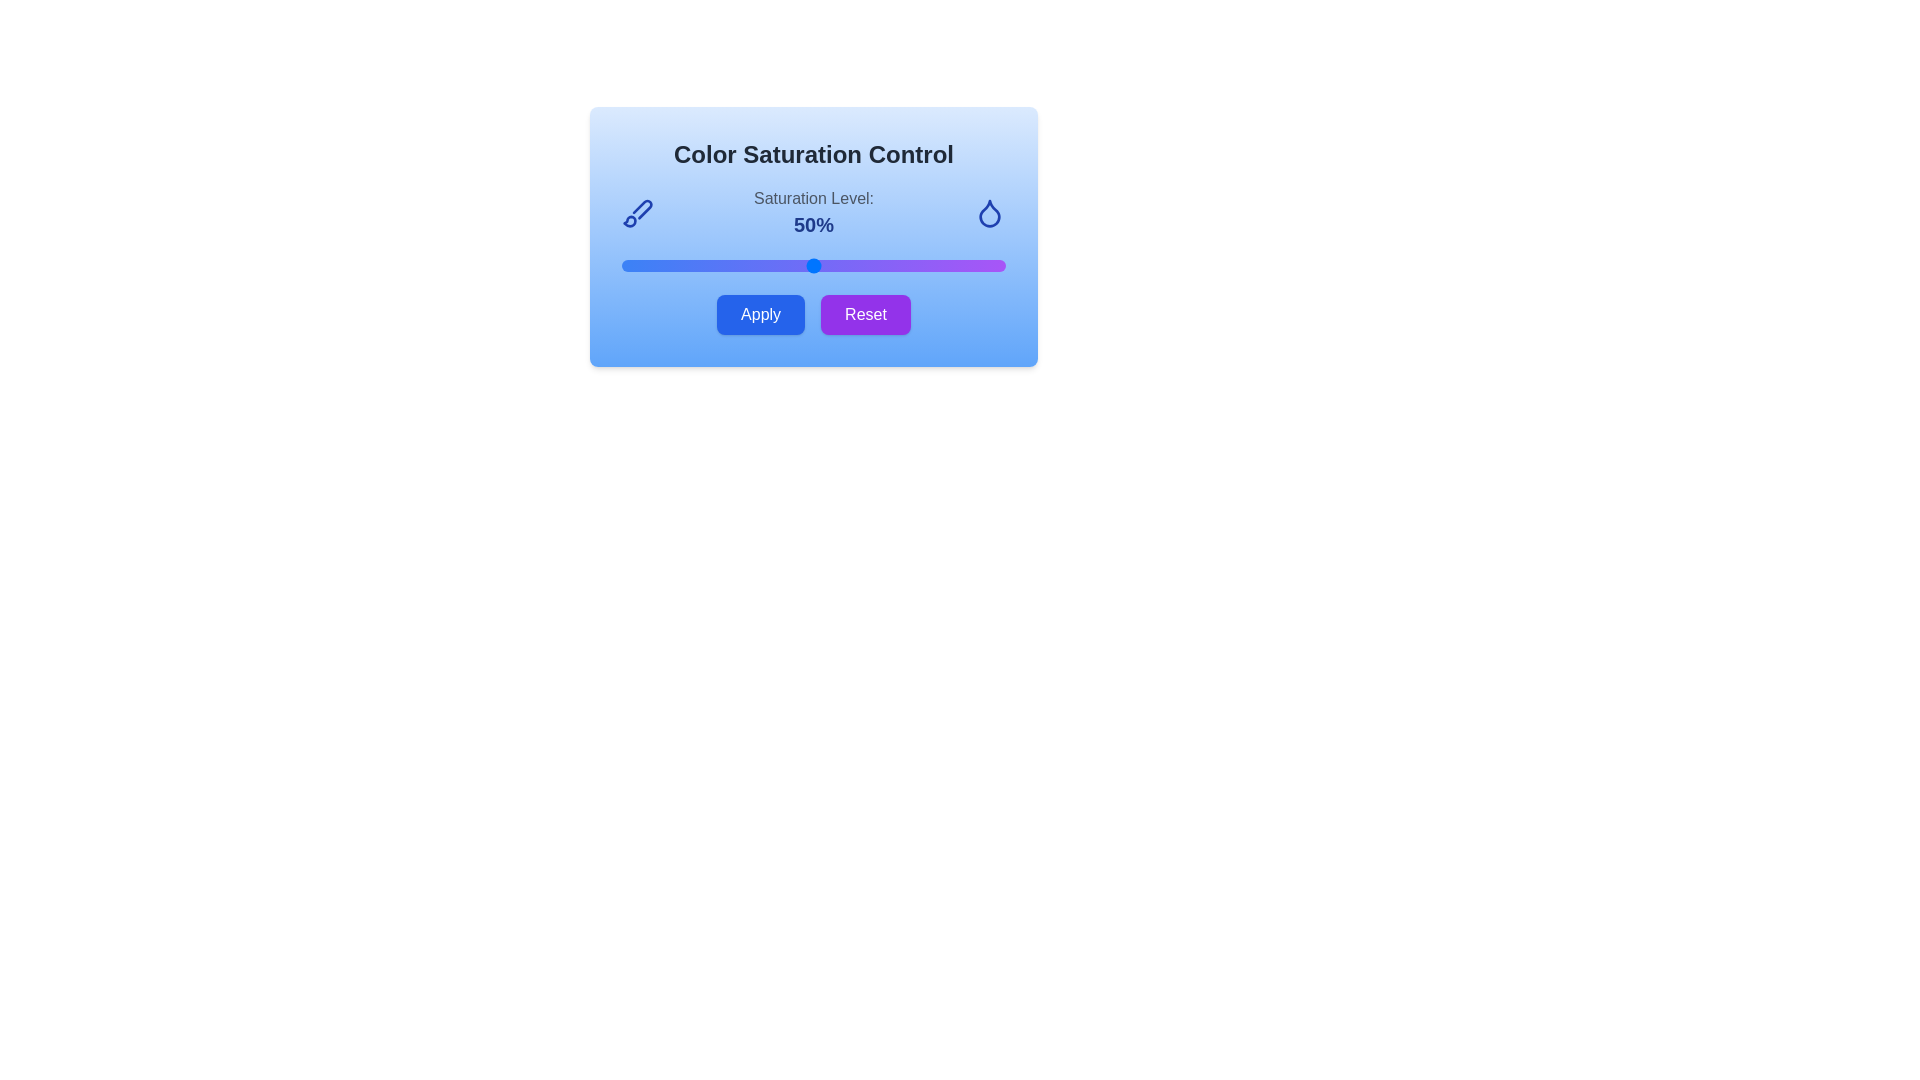 Image resolution: width=1920 pixels, height=1080 pixels. What do you see at coordinates (660, 265) in the screenshot?
I see `the color saturation to 10% by adjusting the slider` at bounding box center [660, 265].